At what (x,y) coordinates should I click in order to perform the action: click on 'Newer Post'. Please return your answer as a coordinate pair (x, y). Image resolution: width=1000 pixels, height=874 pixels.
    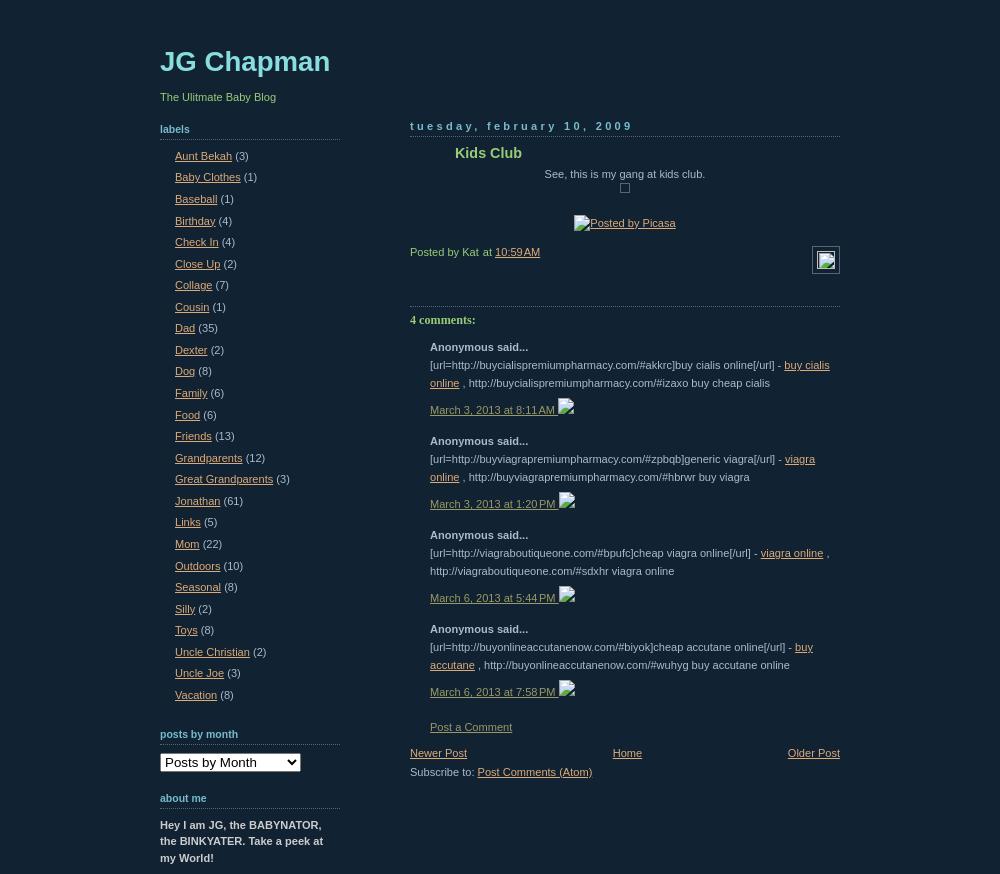
    Looking at the image, I should click on (410, 750).